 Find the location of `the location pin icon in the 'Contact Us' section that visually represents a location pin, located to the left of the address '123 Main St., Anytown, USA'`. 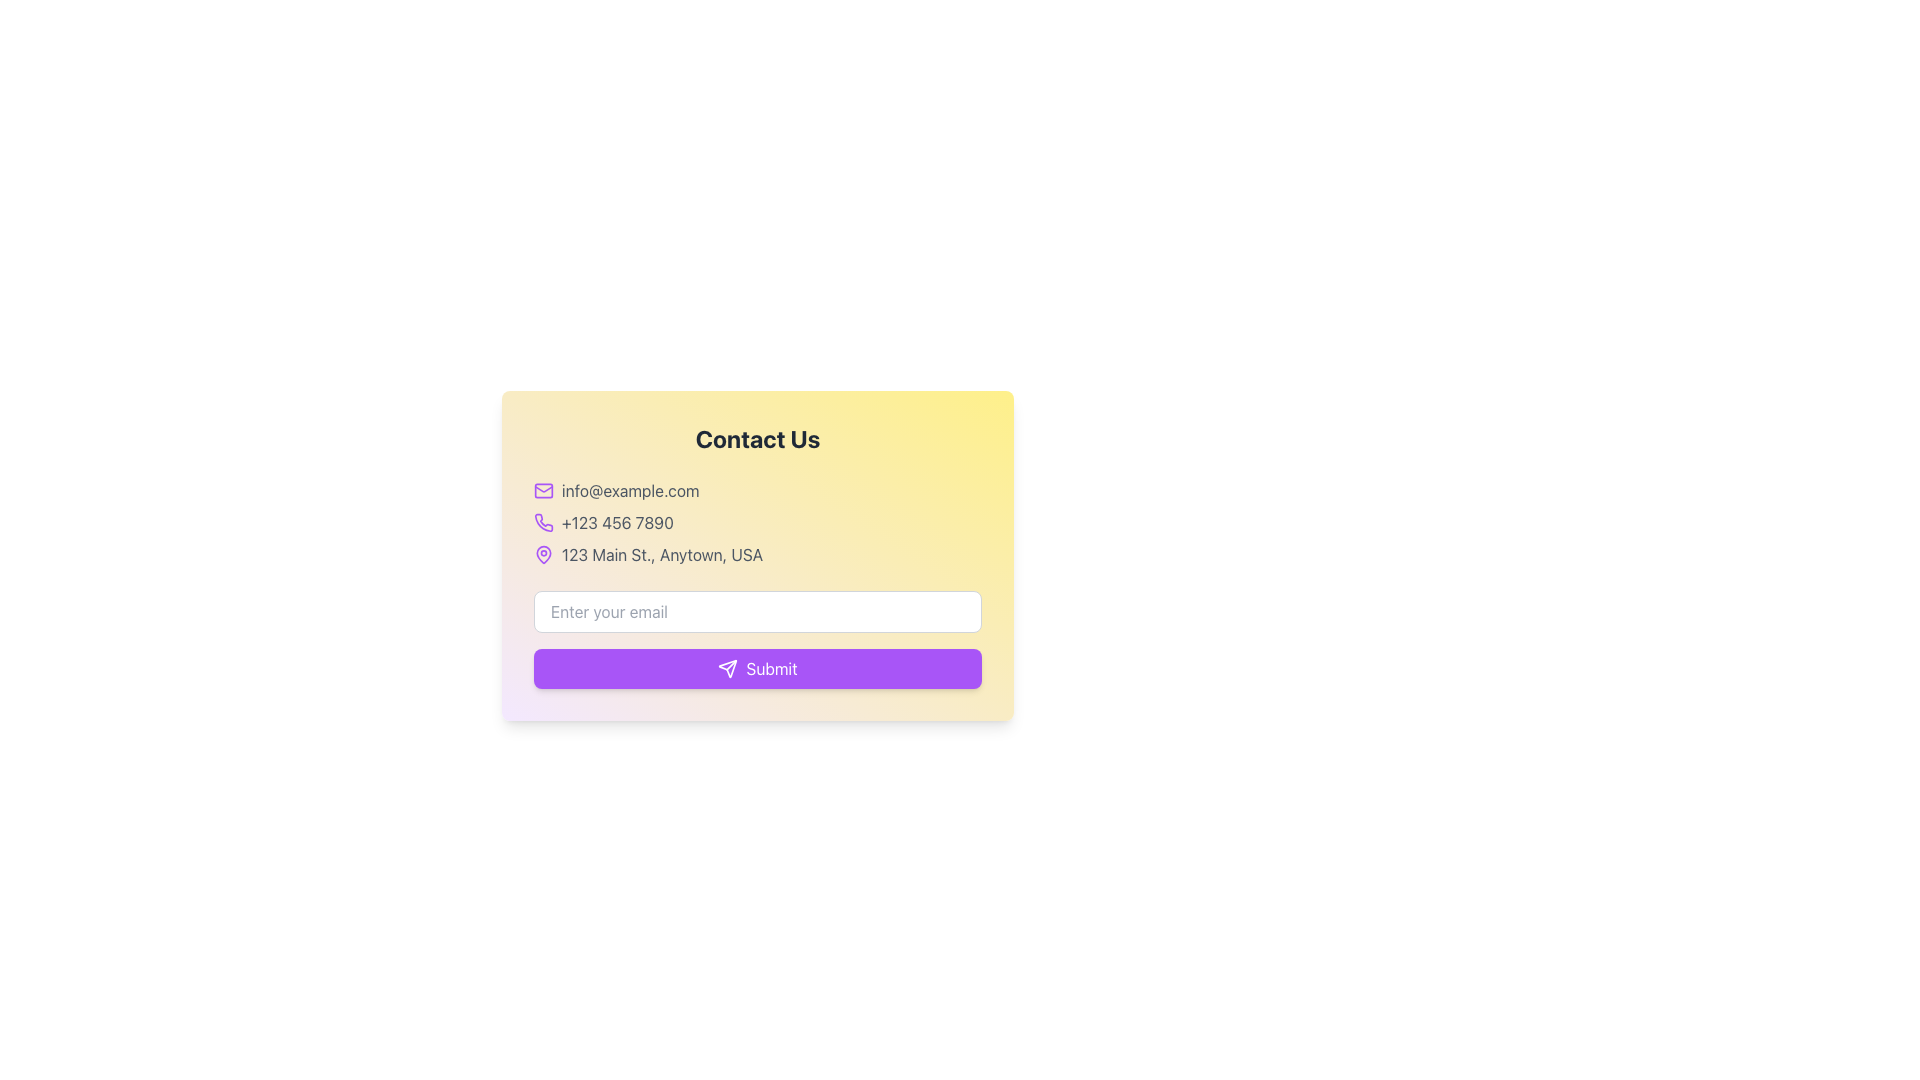

the location pin icon in the 'Contact Us' section that visually represents a location pin, located to the left of the address '123 Main St., Anytown, USA' is located at coordinates (543, 554).